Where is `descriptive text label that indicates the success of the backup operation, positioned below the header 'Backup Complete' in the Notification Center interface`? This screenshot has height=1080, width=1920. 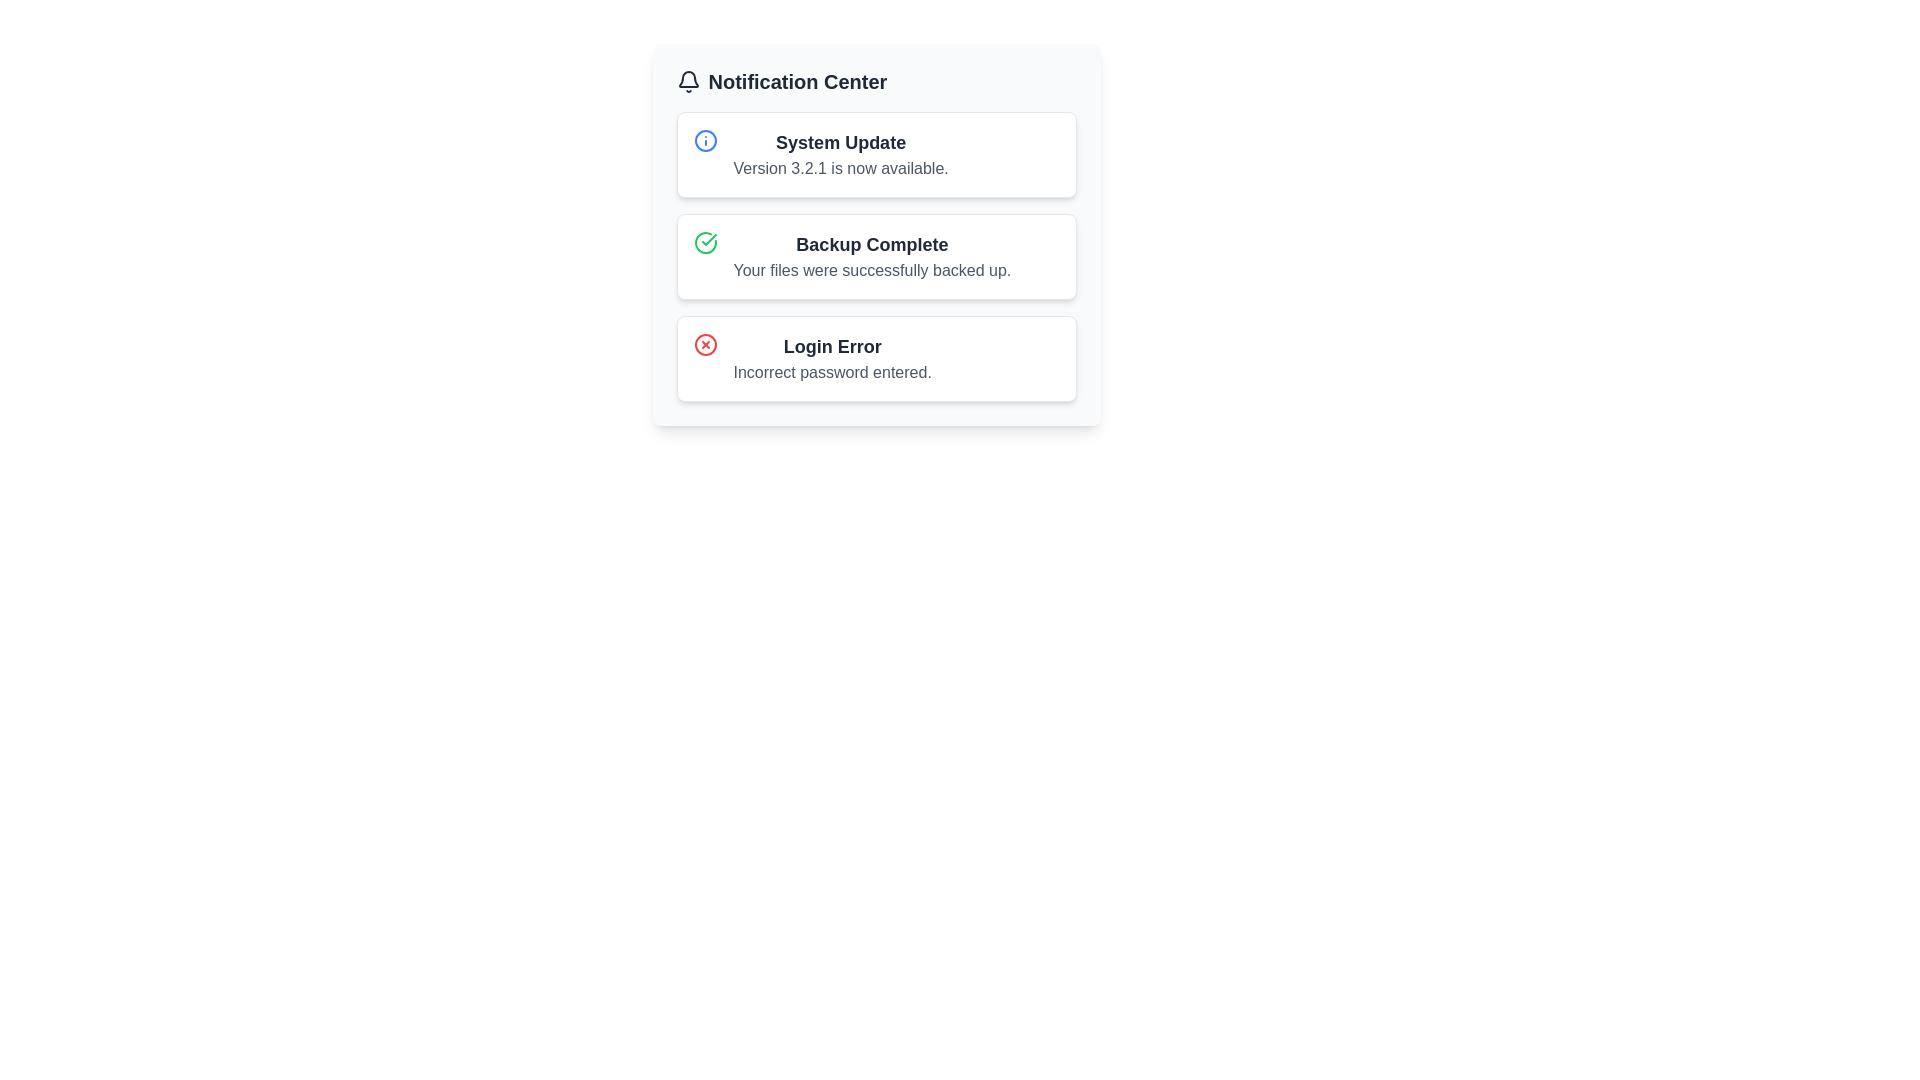 descriptive text label that indicates the success of the backup operation, positioned below the header 'Backup Complete' in the Notification Center interface is located at coordinates (872, 270).